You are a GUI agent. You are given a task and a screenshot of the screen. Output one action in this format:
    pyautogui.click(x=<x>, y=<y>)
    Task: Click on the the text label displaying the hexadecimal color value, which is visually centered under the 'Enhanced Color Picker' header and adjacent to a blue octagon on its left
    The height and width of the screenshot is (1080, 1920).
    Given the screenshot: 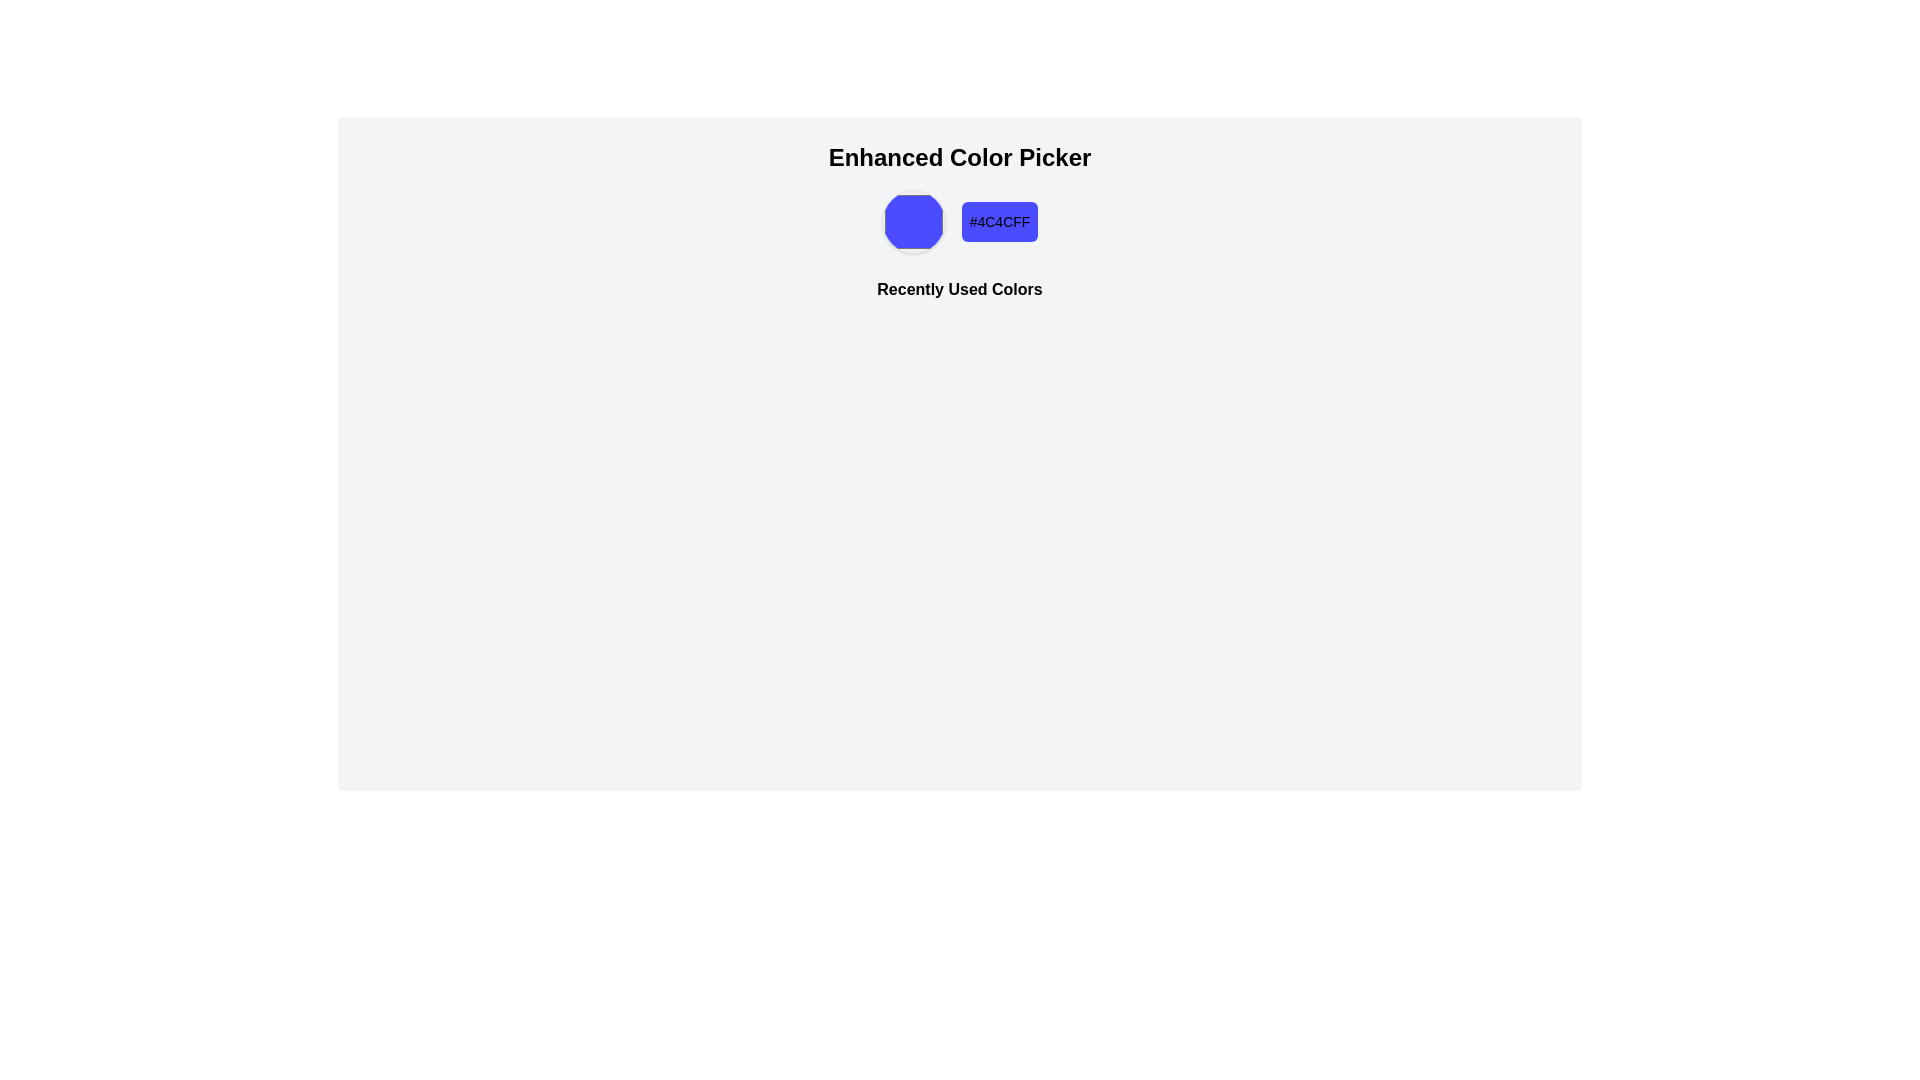 What is the action you would take?
    pyautogui.click(x=999, y=222)
    